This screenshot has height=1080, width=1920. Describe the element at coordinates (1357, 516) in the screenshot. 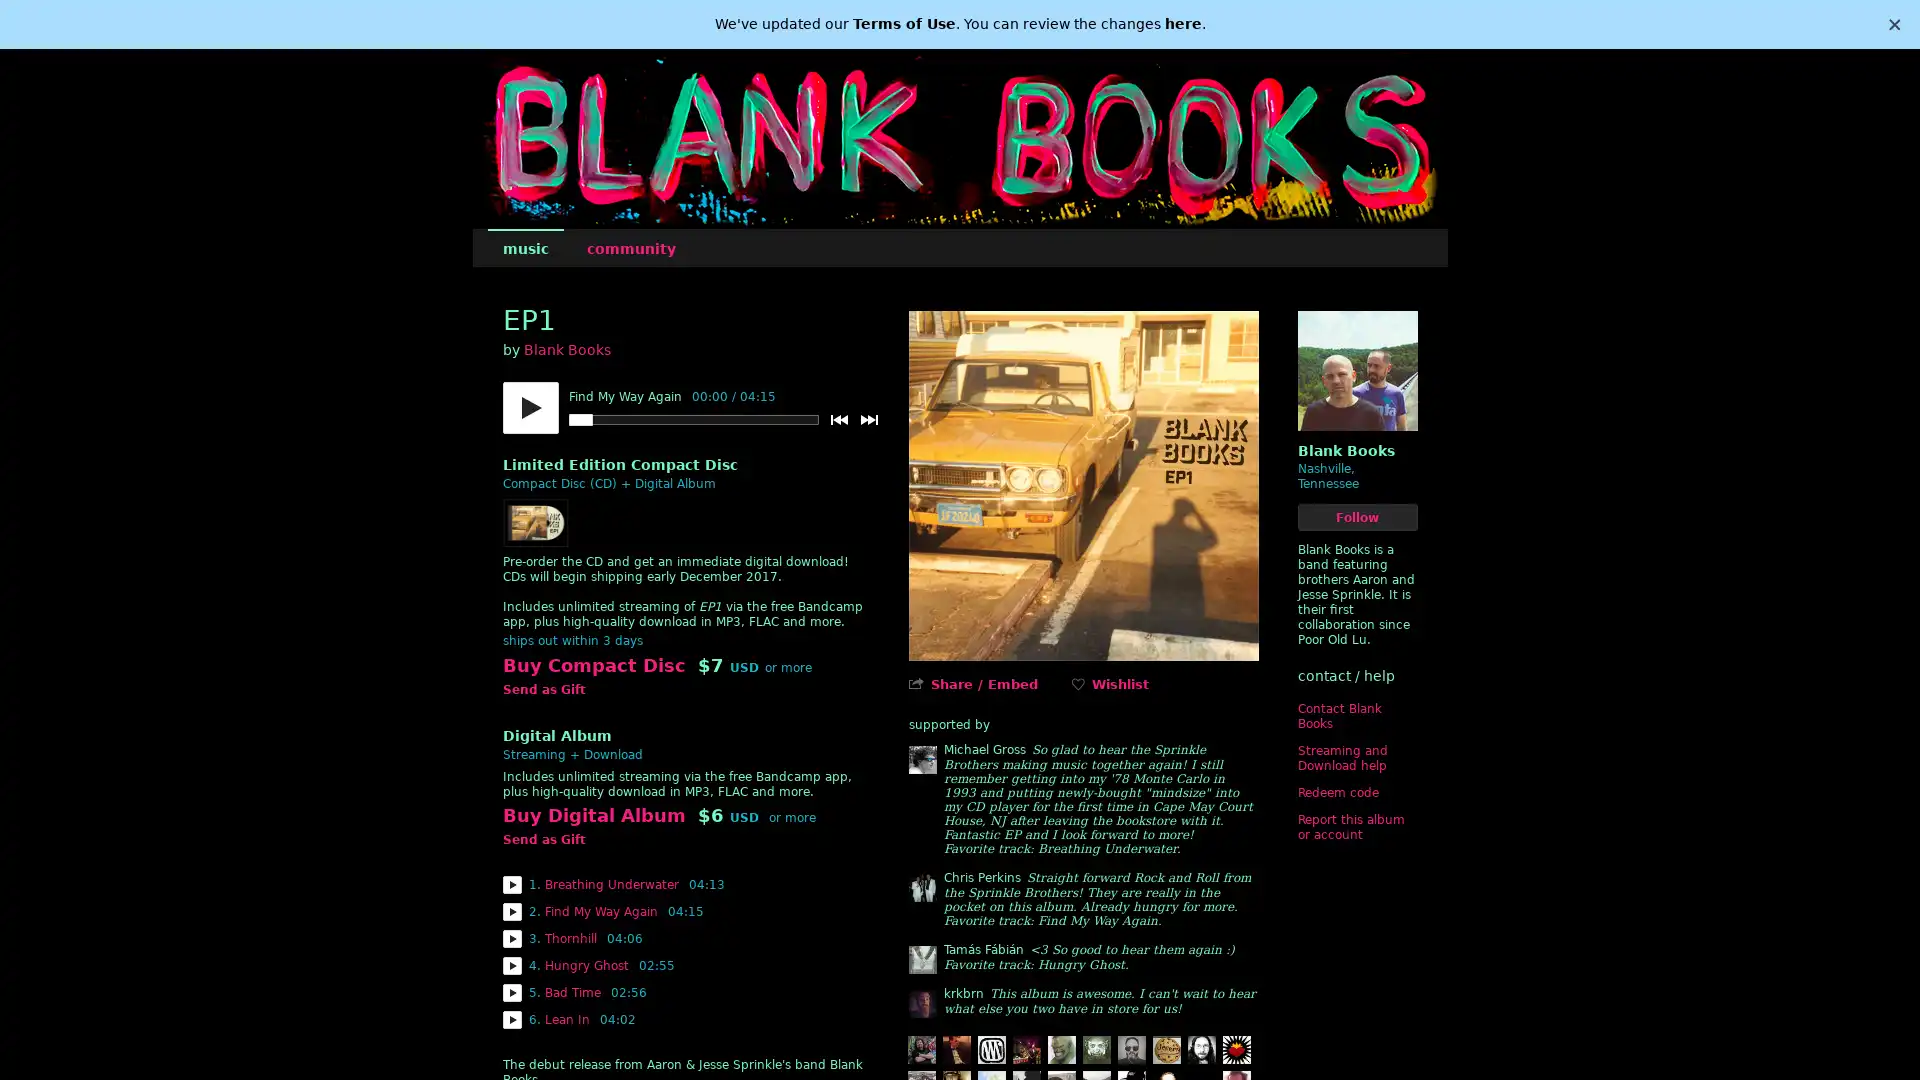

I see `Follow` at that location.